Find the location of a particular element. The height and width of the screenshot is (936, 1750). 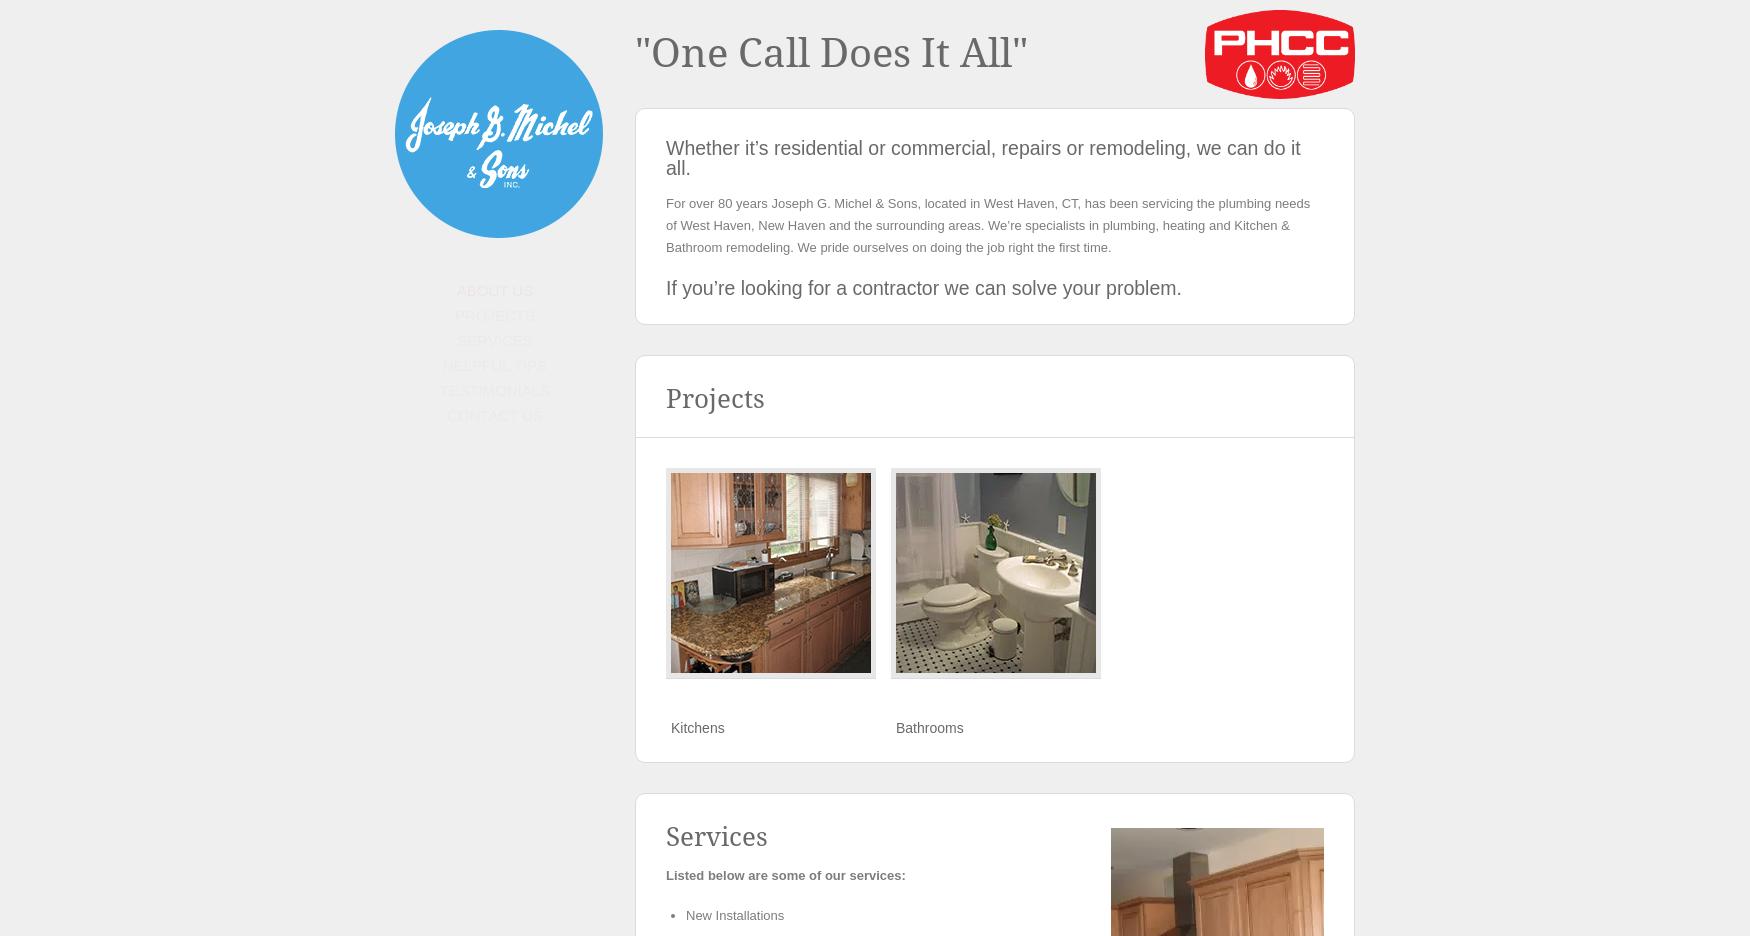

'Whether it’s residential or commercial, repairs or remodeling, we can do it all.' is located at coordinates (982, 156).